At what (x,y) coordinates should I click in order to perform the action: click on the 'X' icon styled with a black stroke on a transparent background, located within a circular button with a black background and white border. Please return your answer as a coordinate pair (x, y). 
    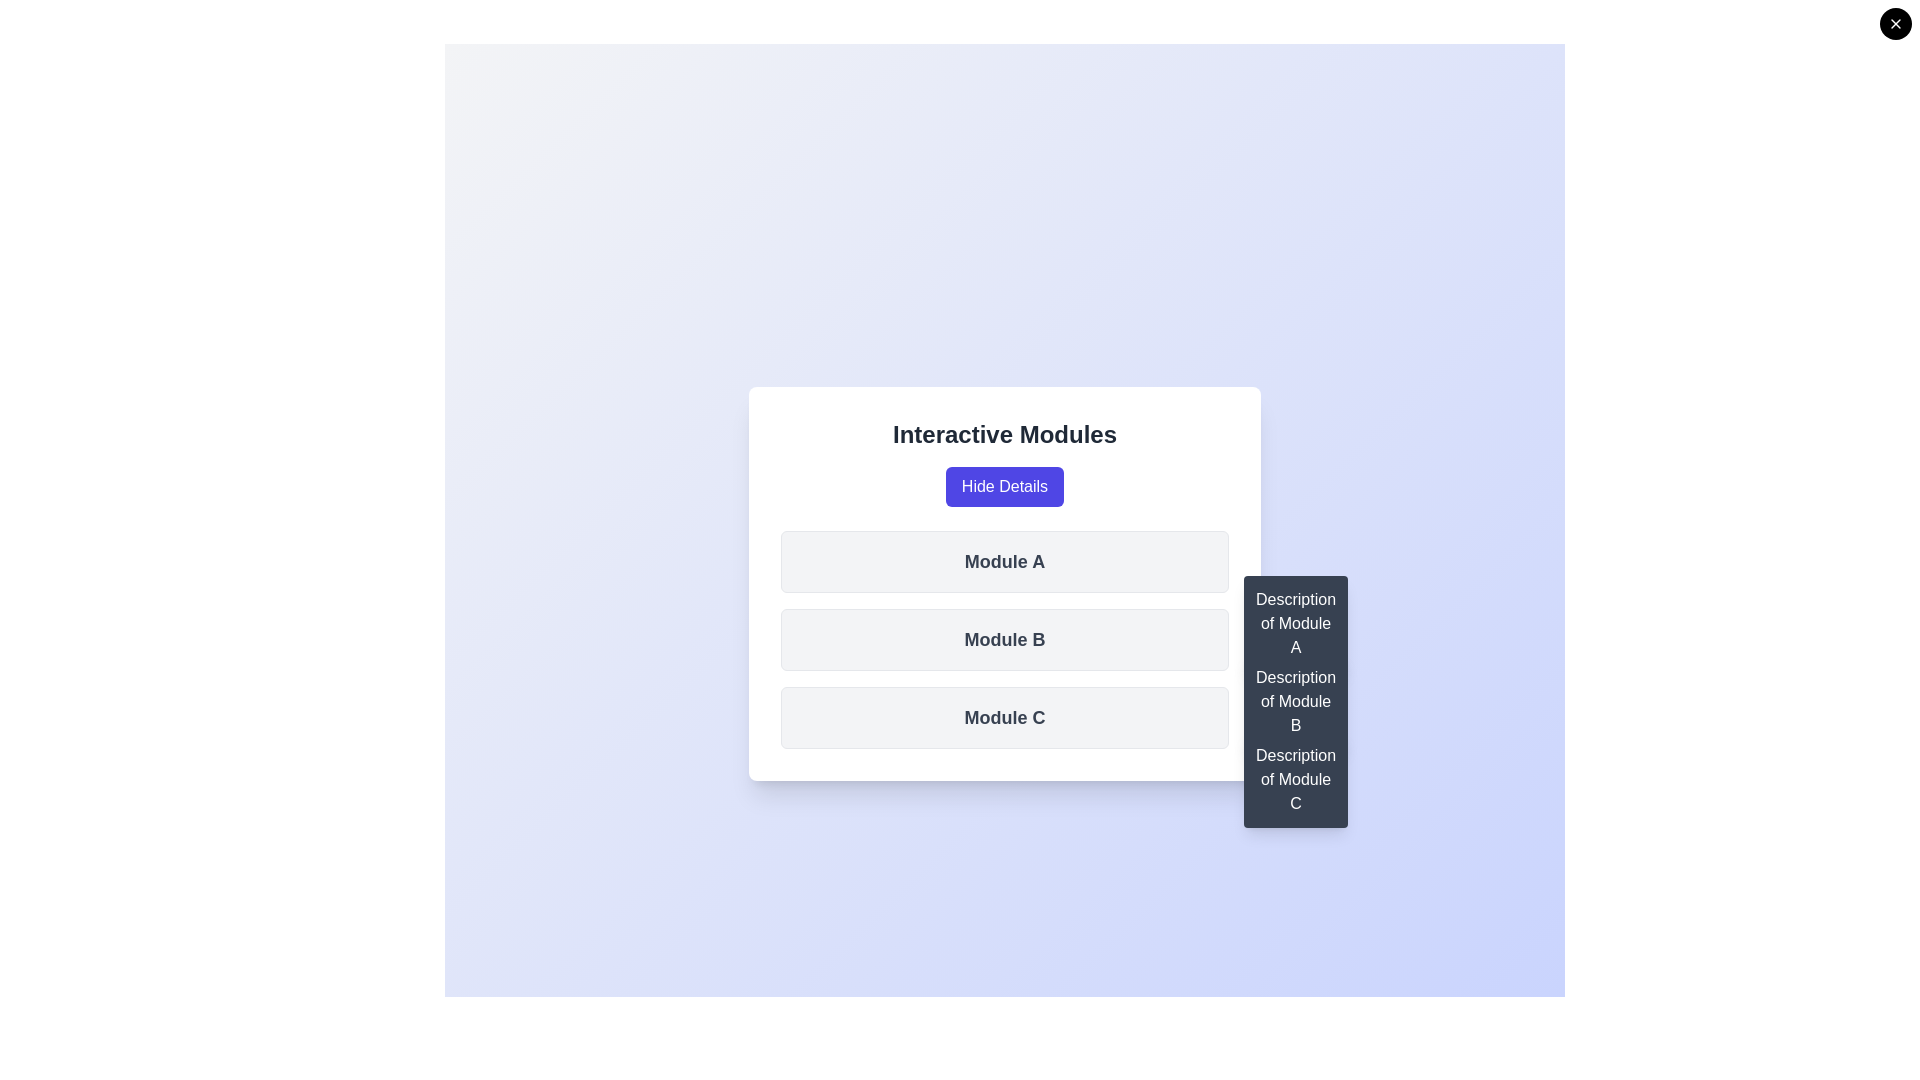
    Looking at the image, I should click on (1895, 23).